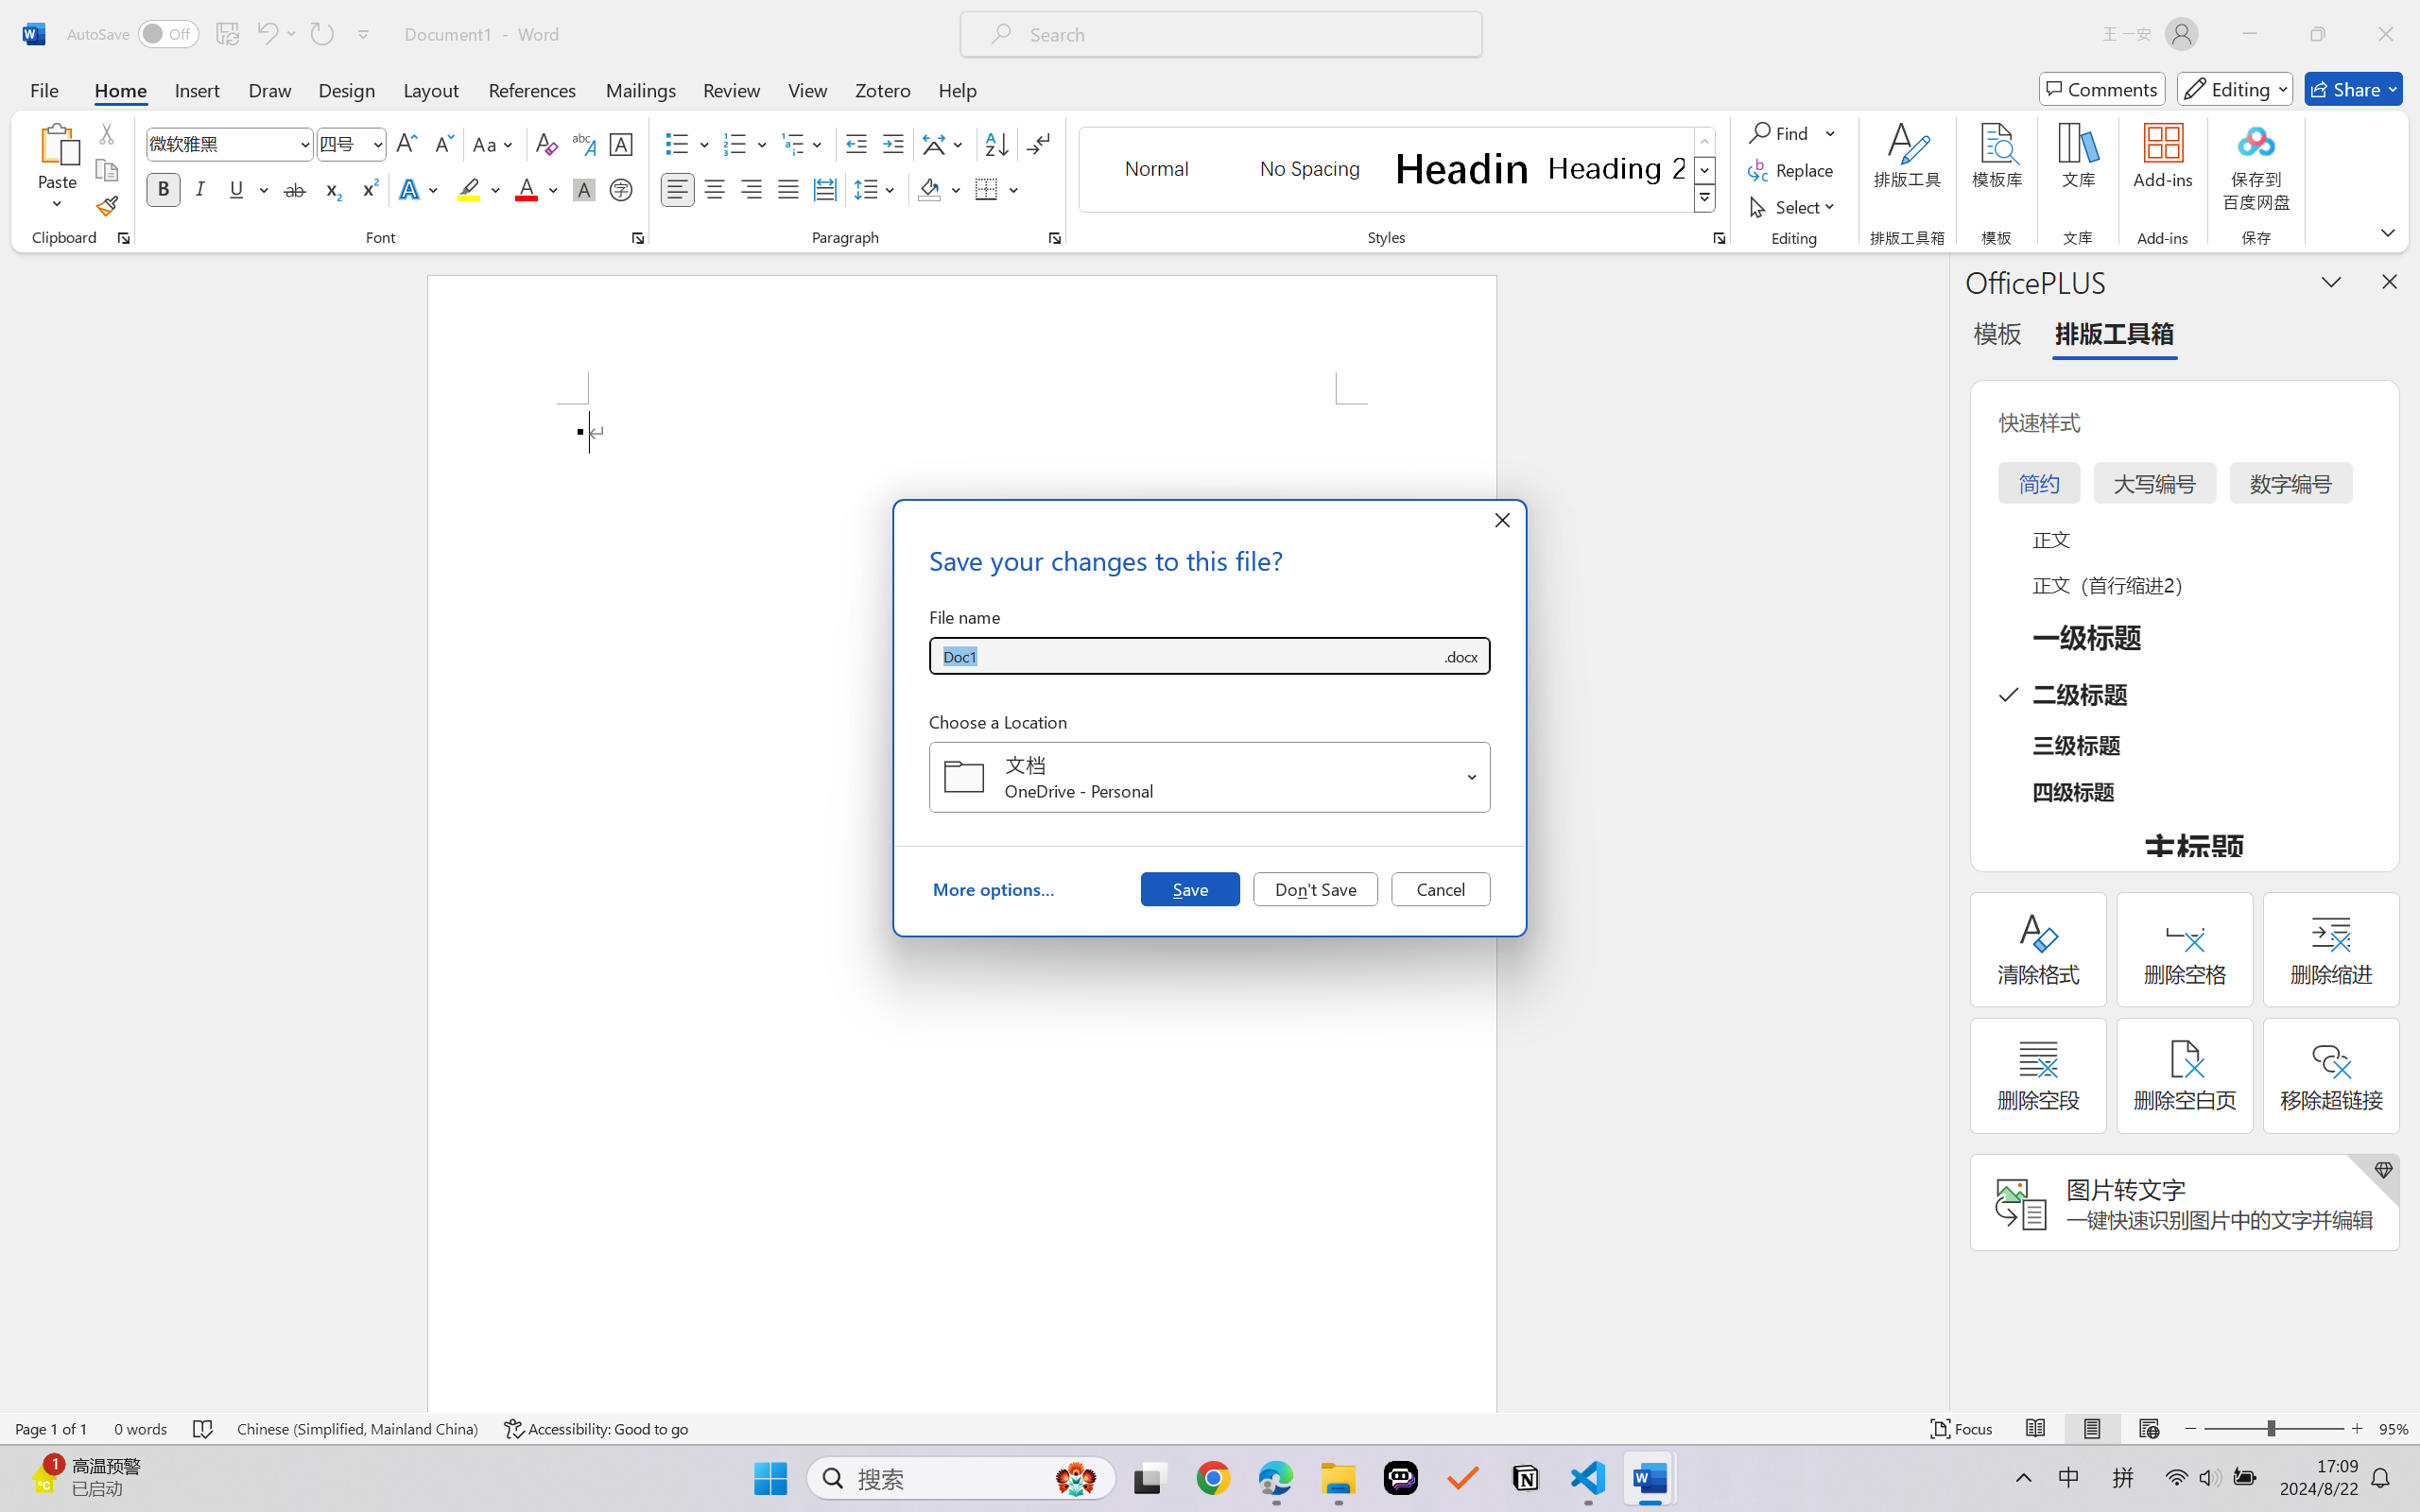 This screenshot has width=2420, height=1512. Describe the element at coordinates (1936, 831) in the screenshot. I see `'Class: NetUIScrollBar'` at that location.